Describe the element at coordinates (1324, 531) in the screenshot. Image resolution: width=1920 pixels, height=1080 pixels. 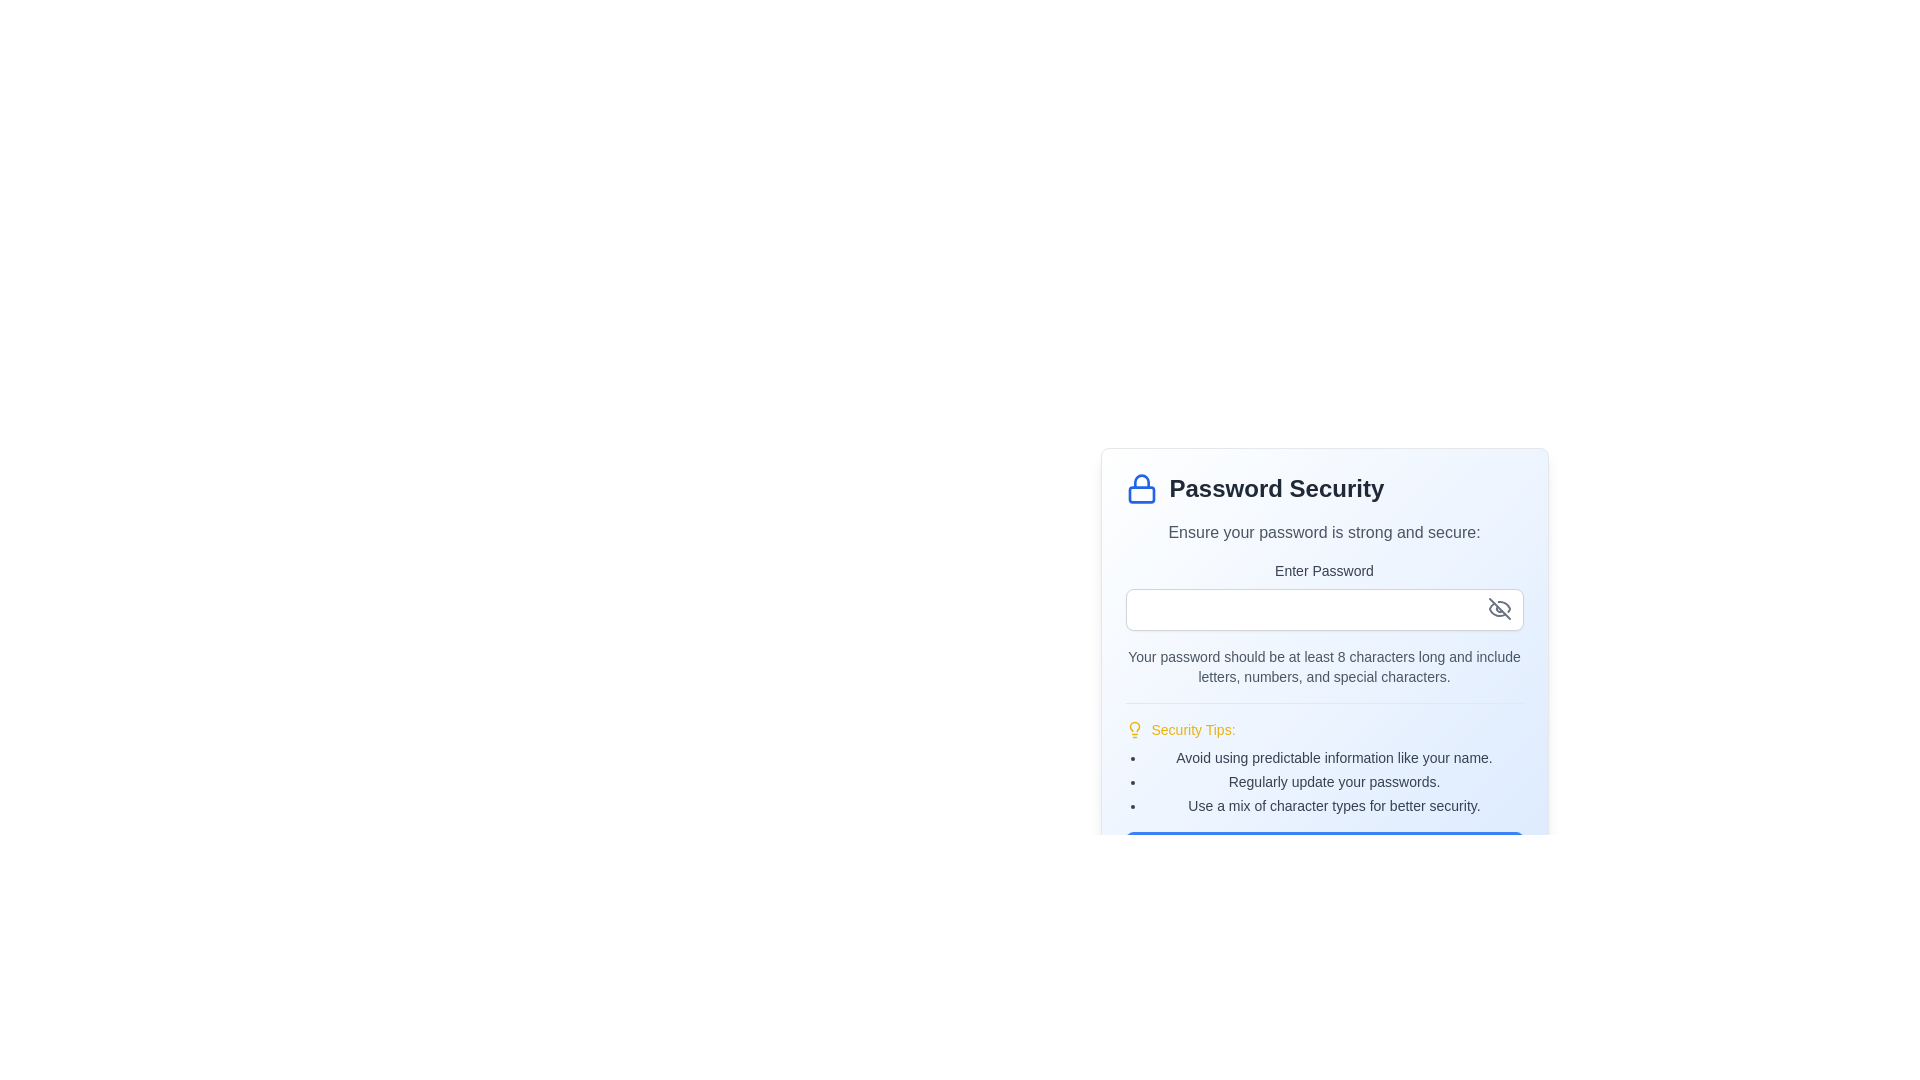
I see `the text label displaying the message 'Ensure your password is strong and secure:', which is styled in gray and located below the 'Password Security' header` at that location.